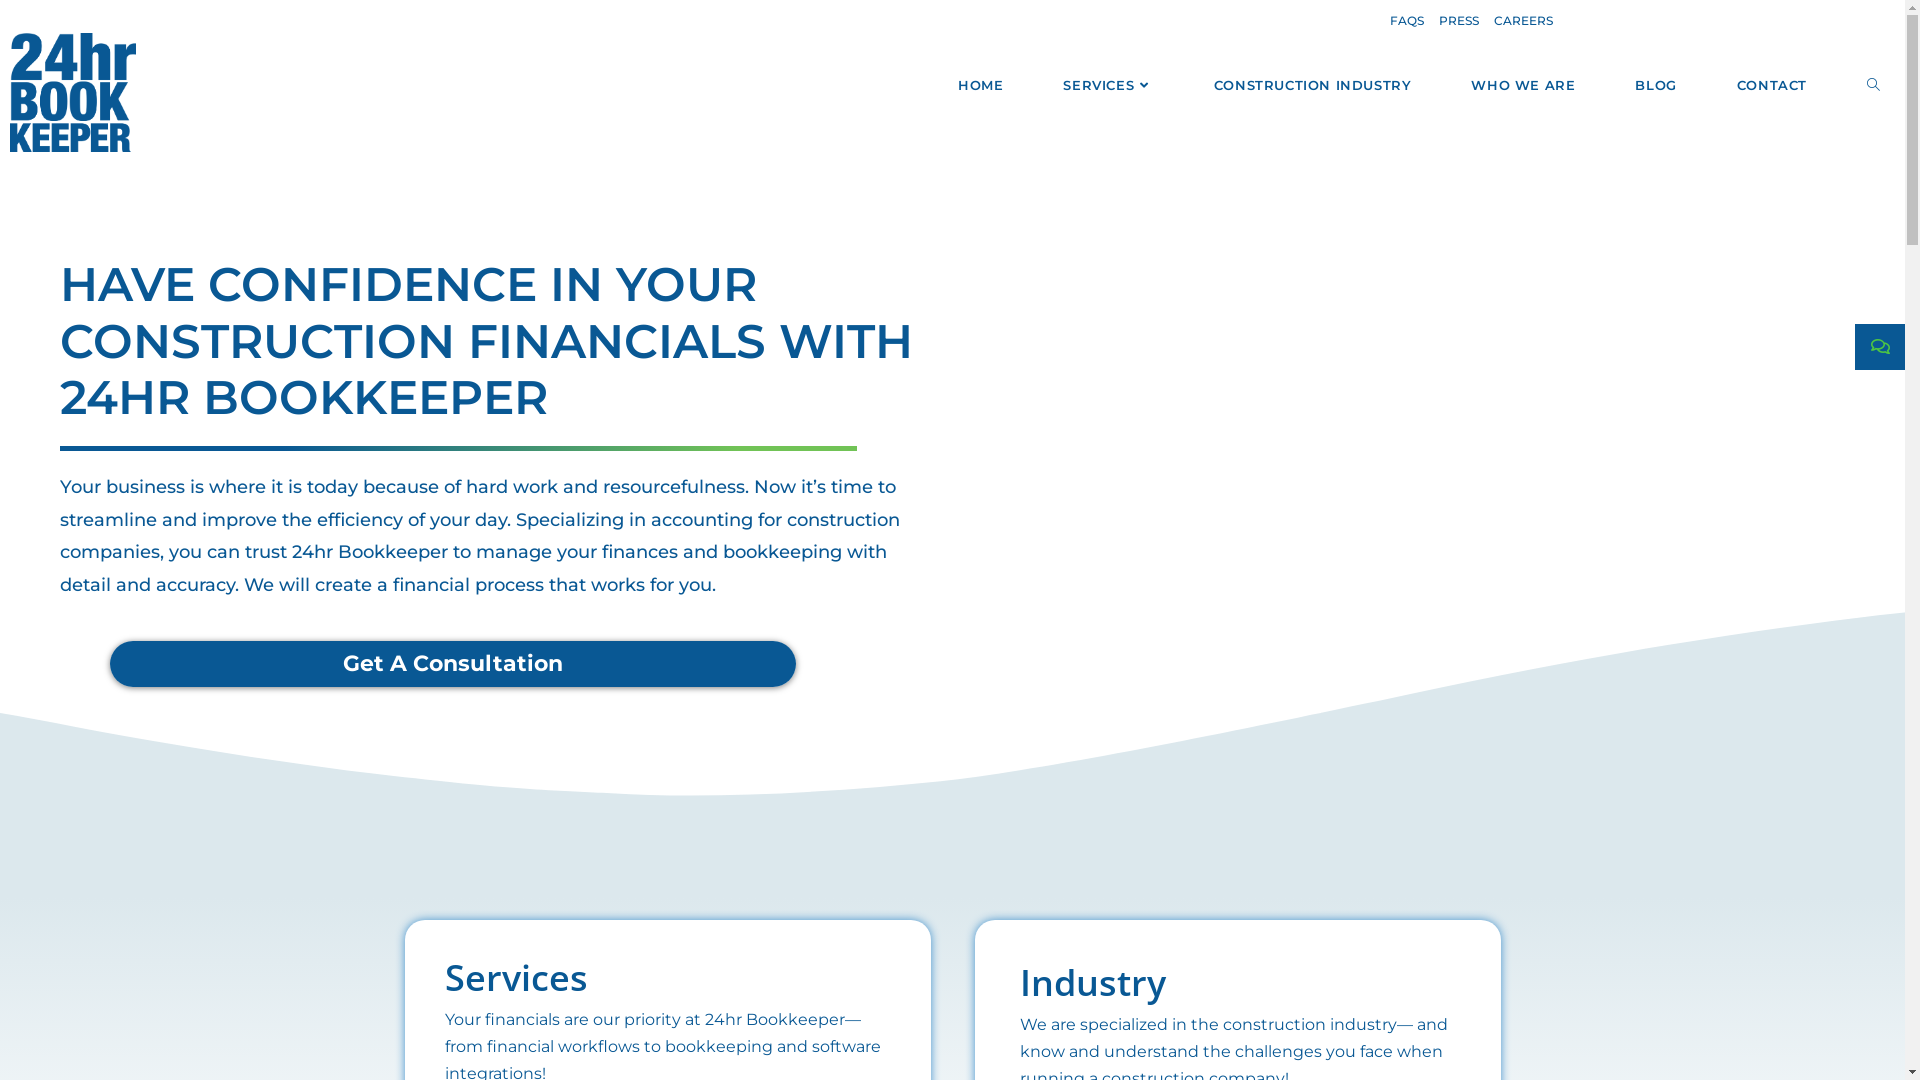 The image size is (1920, 1080). I want to click on 'PRESS', so click(1437, 20).